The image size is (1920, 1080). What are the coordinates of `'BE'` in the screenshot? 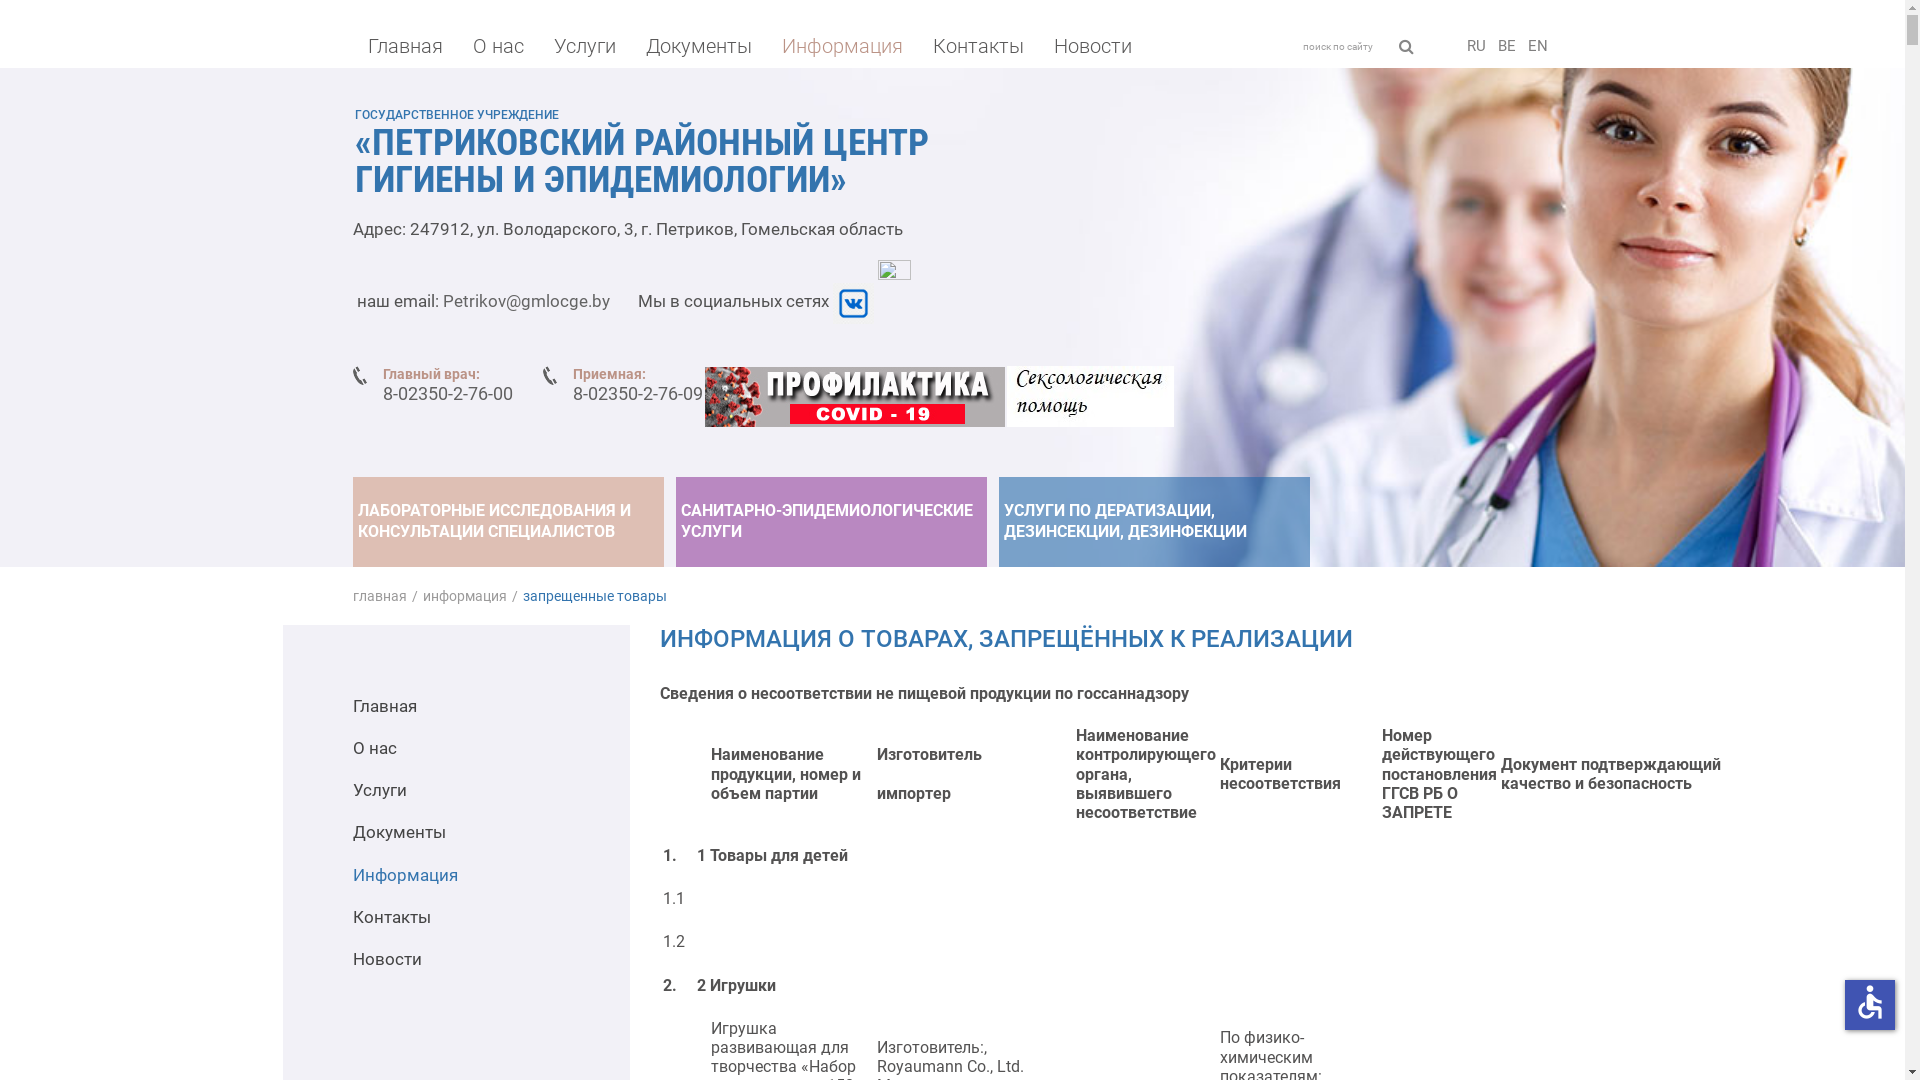 It's located at (1506, 45).